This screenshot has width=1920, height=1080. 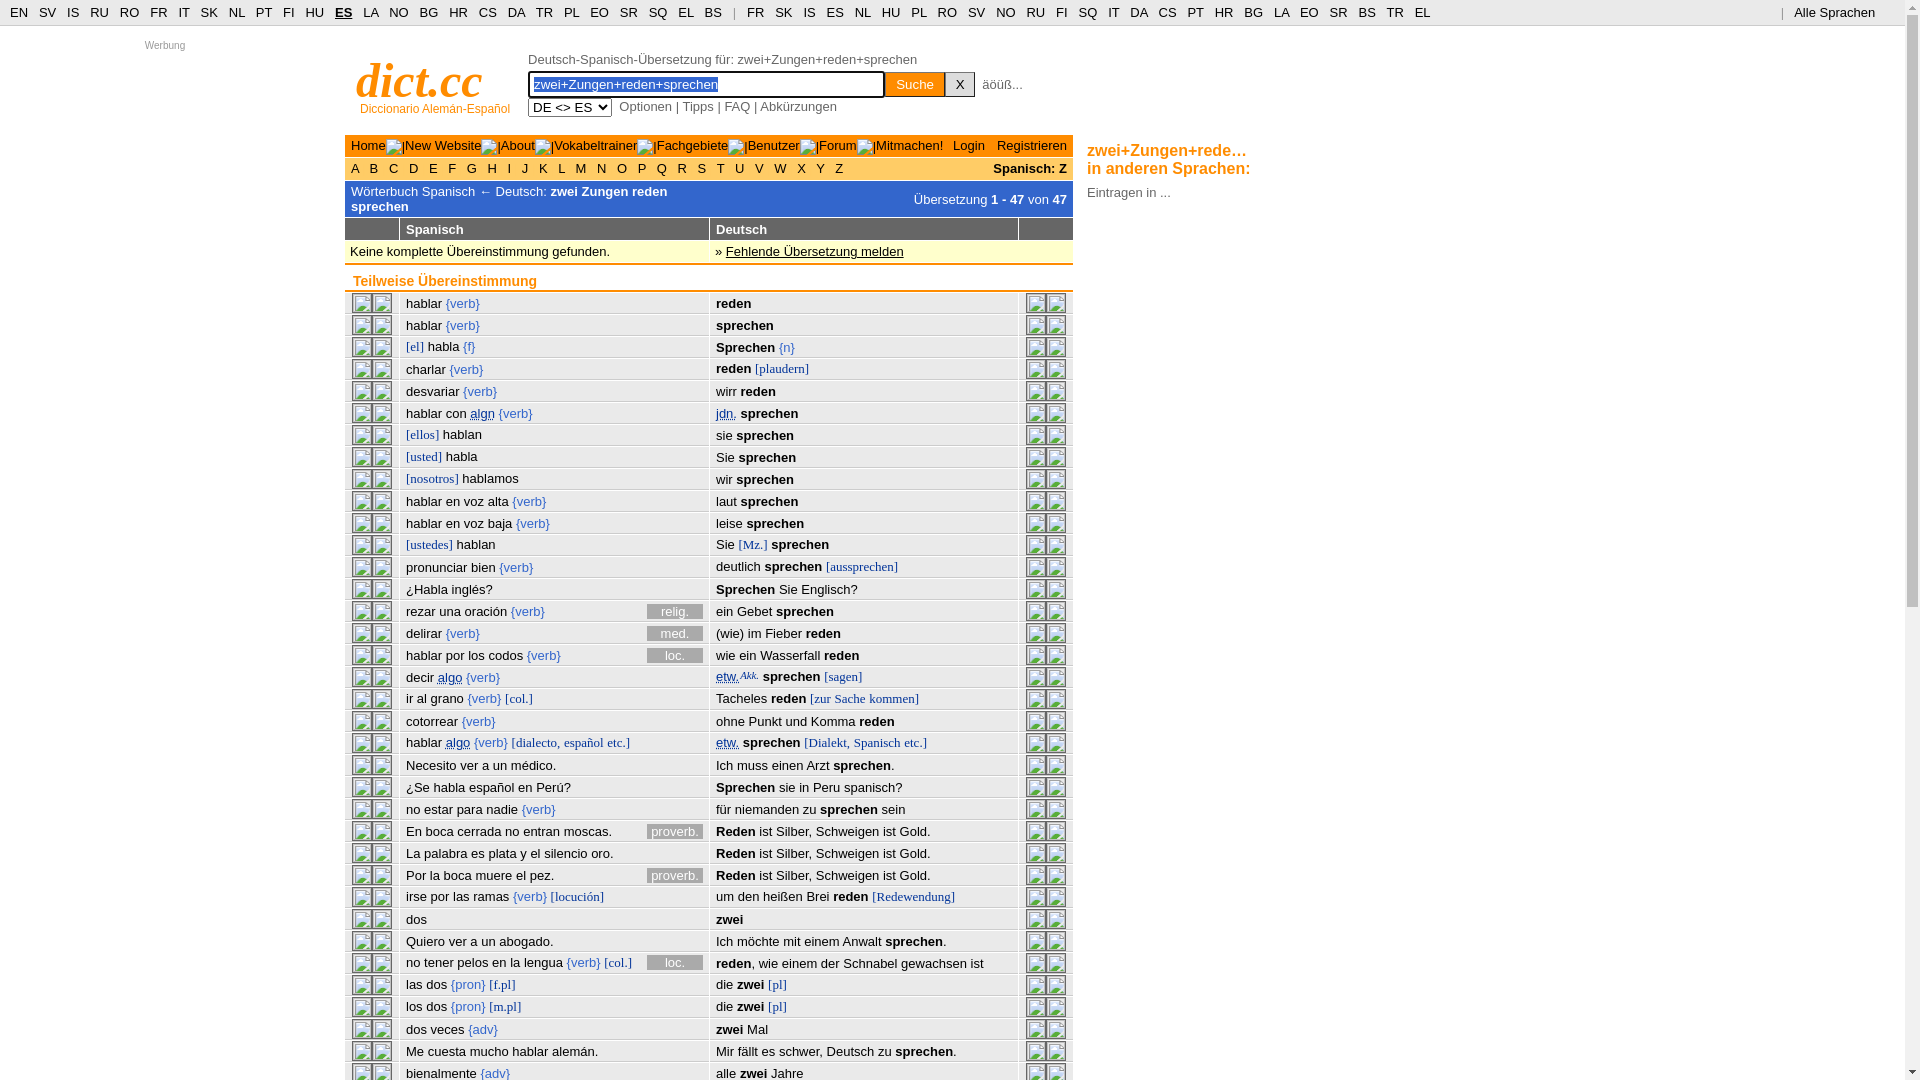 What do you see at coordinates (542, 874) in the screenshot?
I see `'pez.'` at bounding box center [542, 874].